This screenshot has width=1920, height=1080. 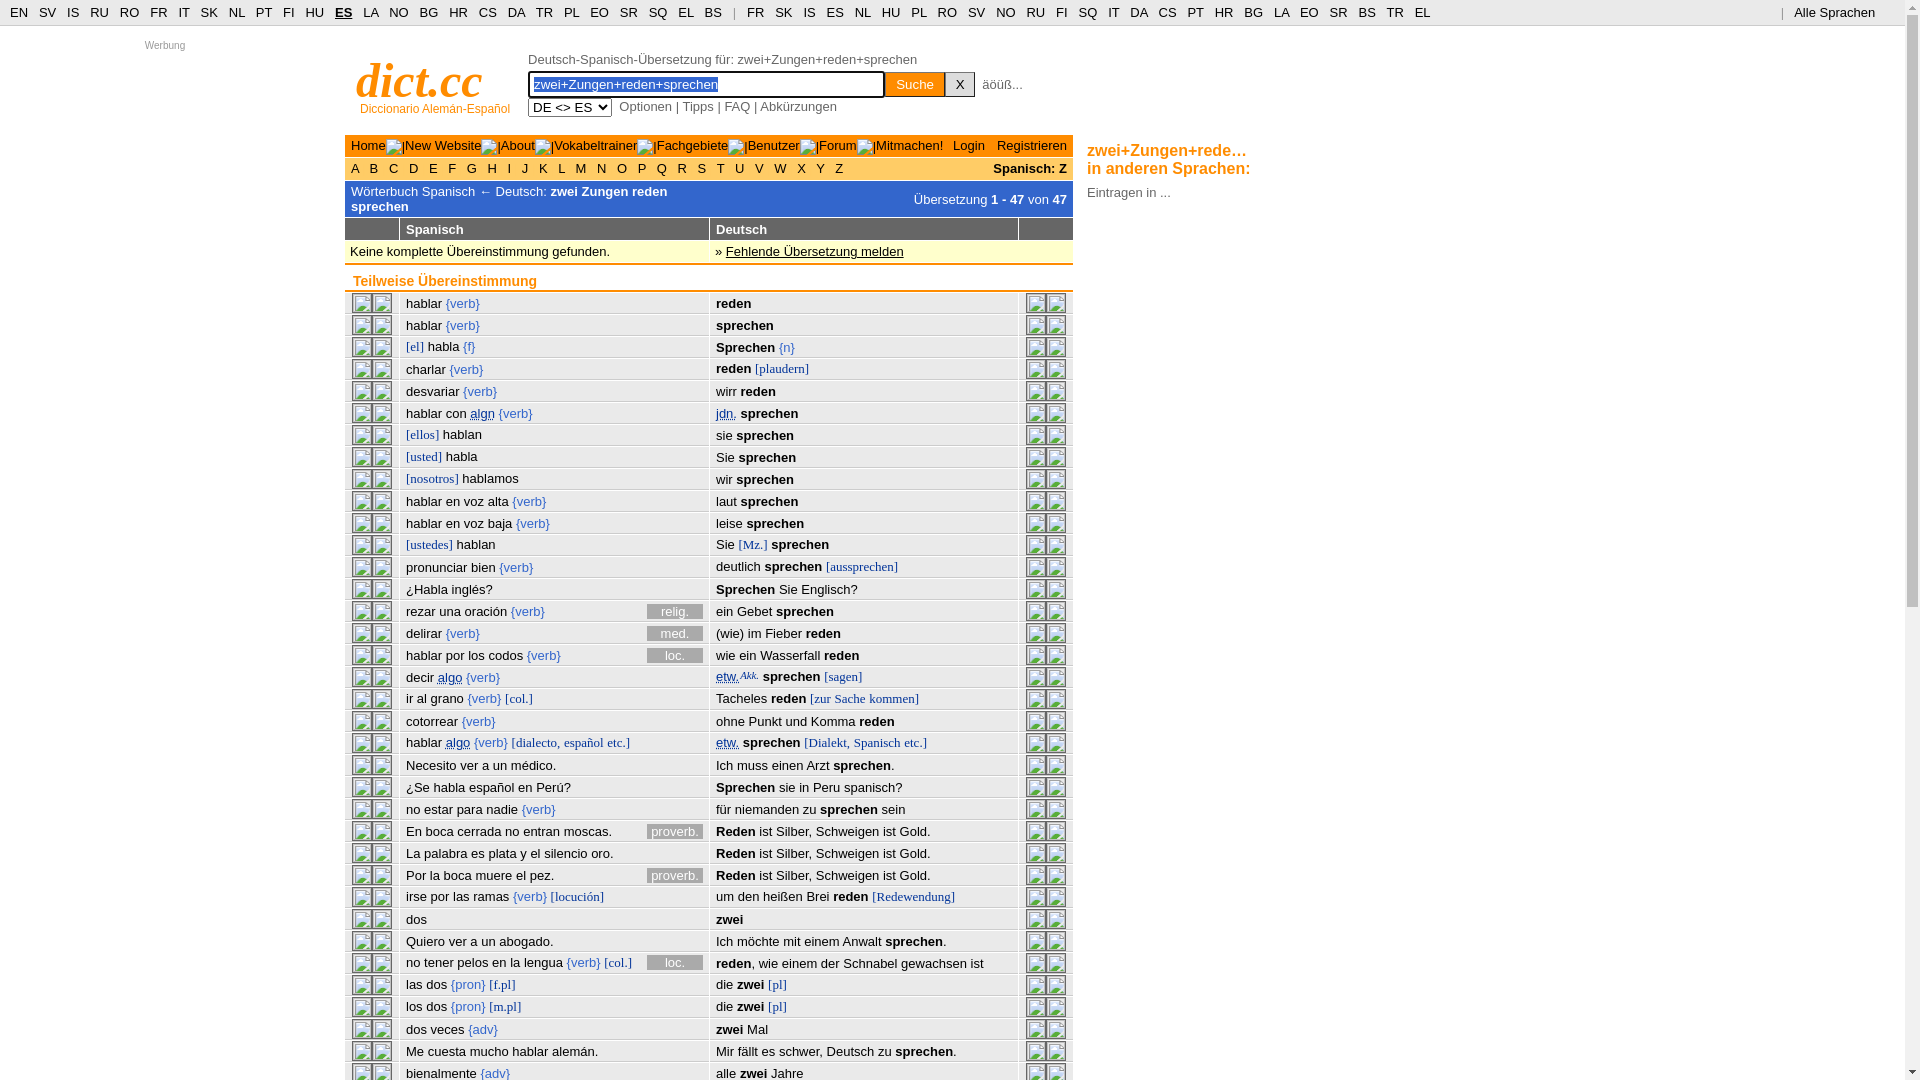 What do you see at coordinates (542, 874) in the screenshot?
I see `'pez.'` at bounding box center [542, 874].